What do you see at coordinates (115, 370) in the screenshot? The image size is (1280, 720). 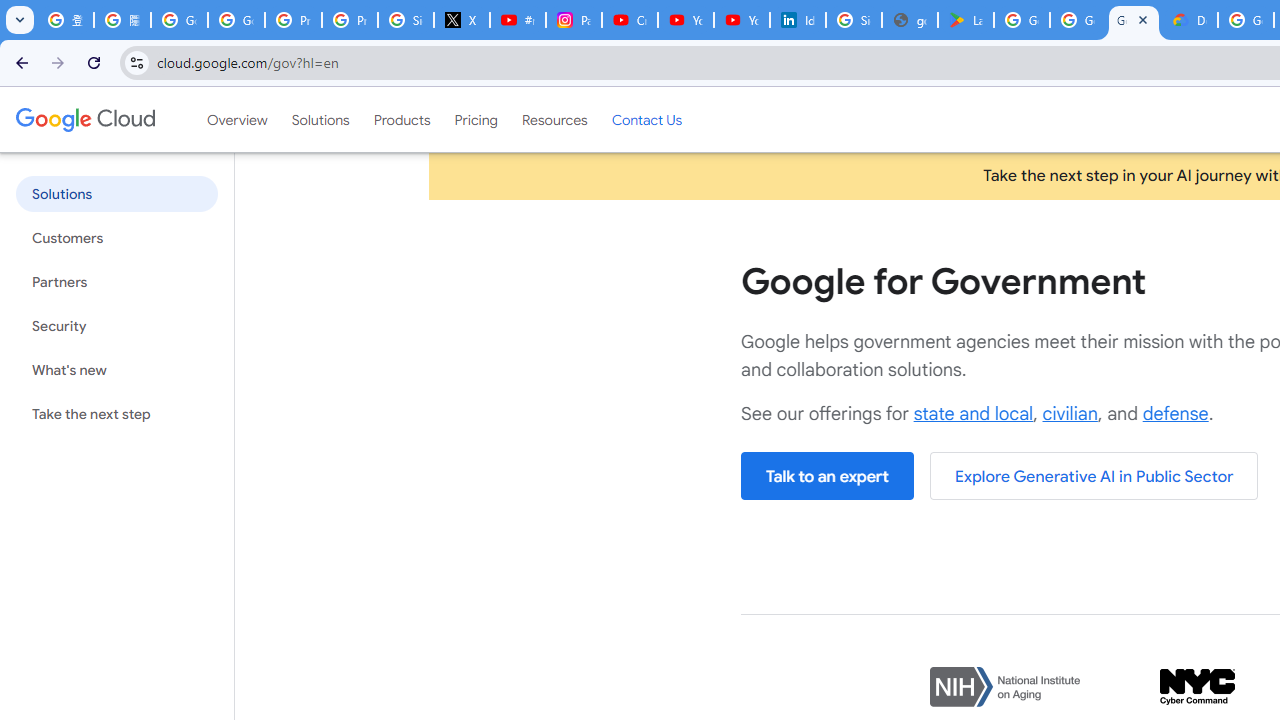 I see `'What'` at bounding box center [115, 370].